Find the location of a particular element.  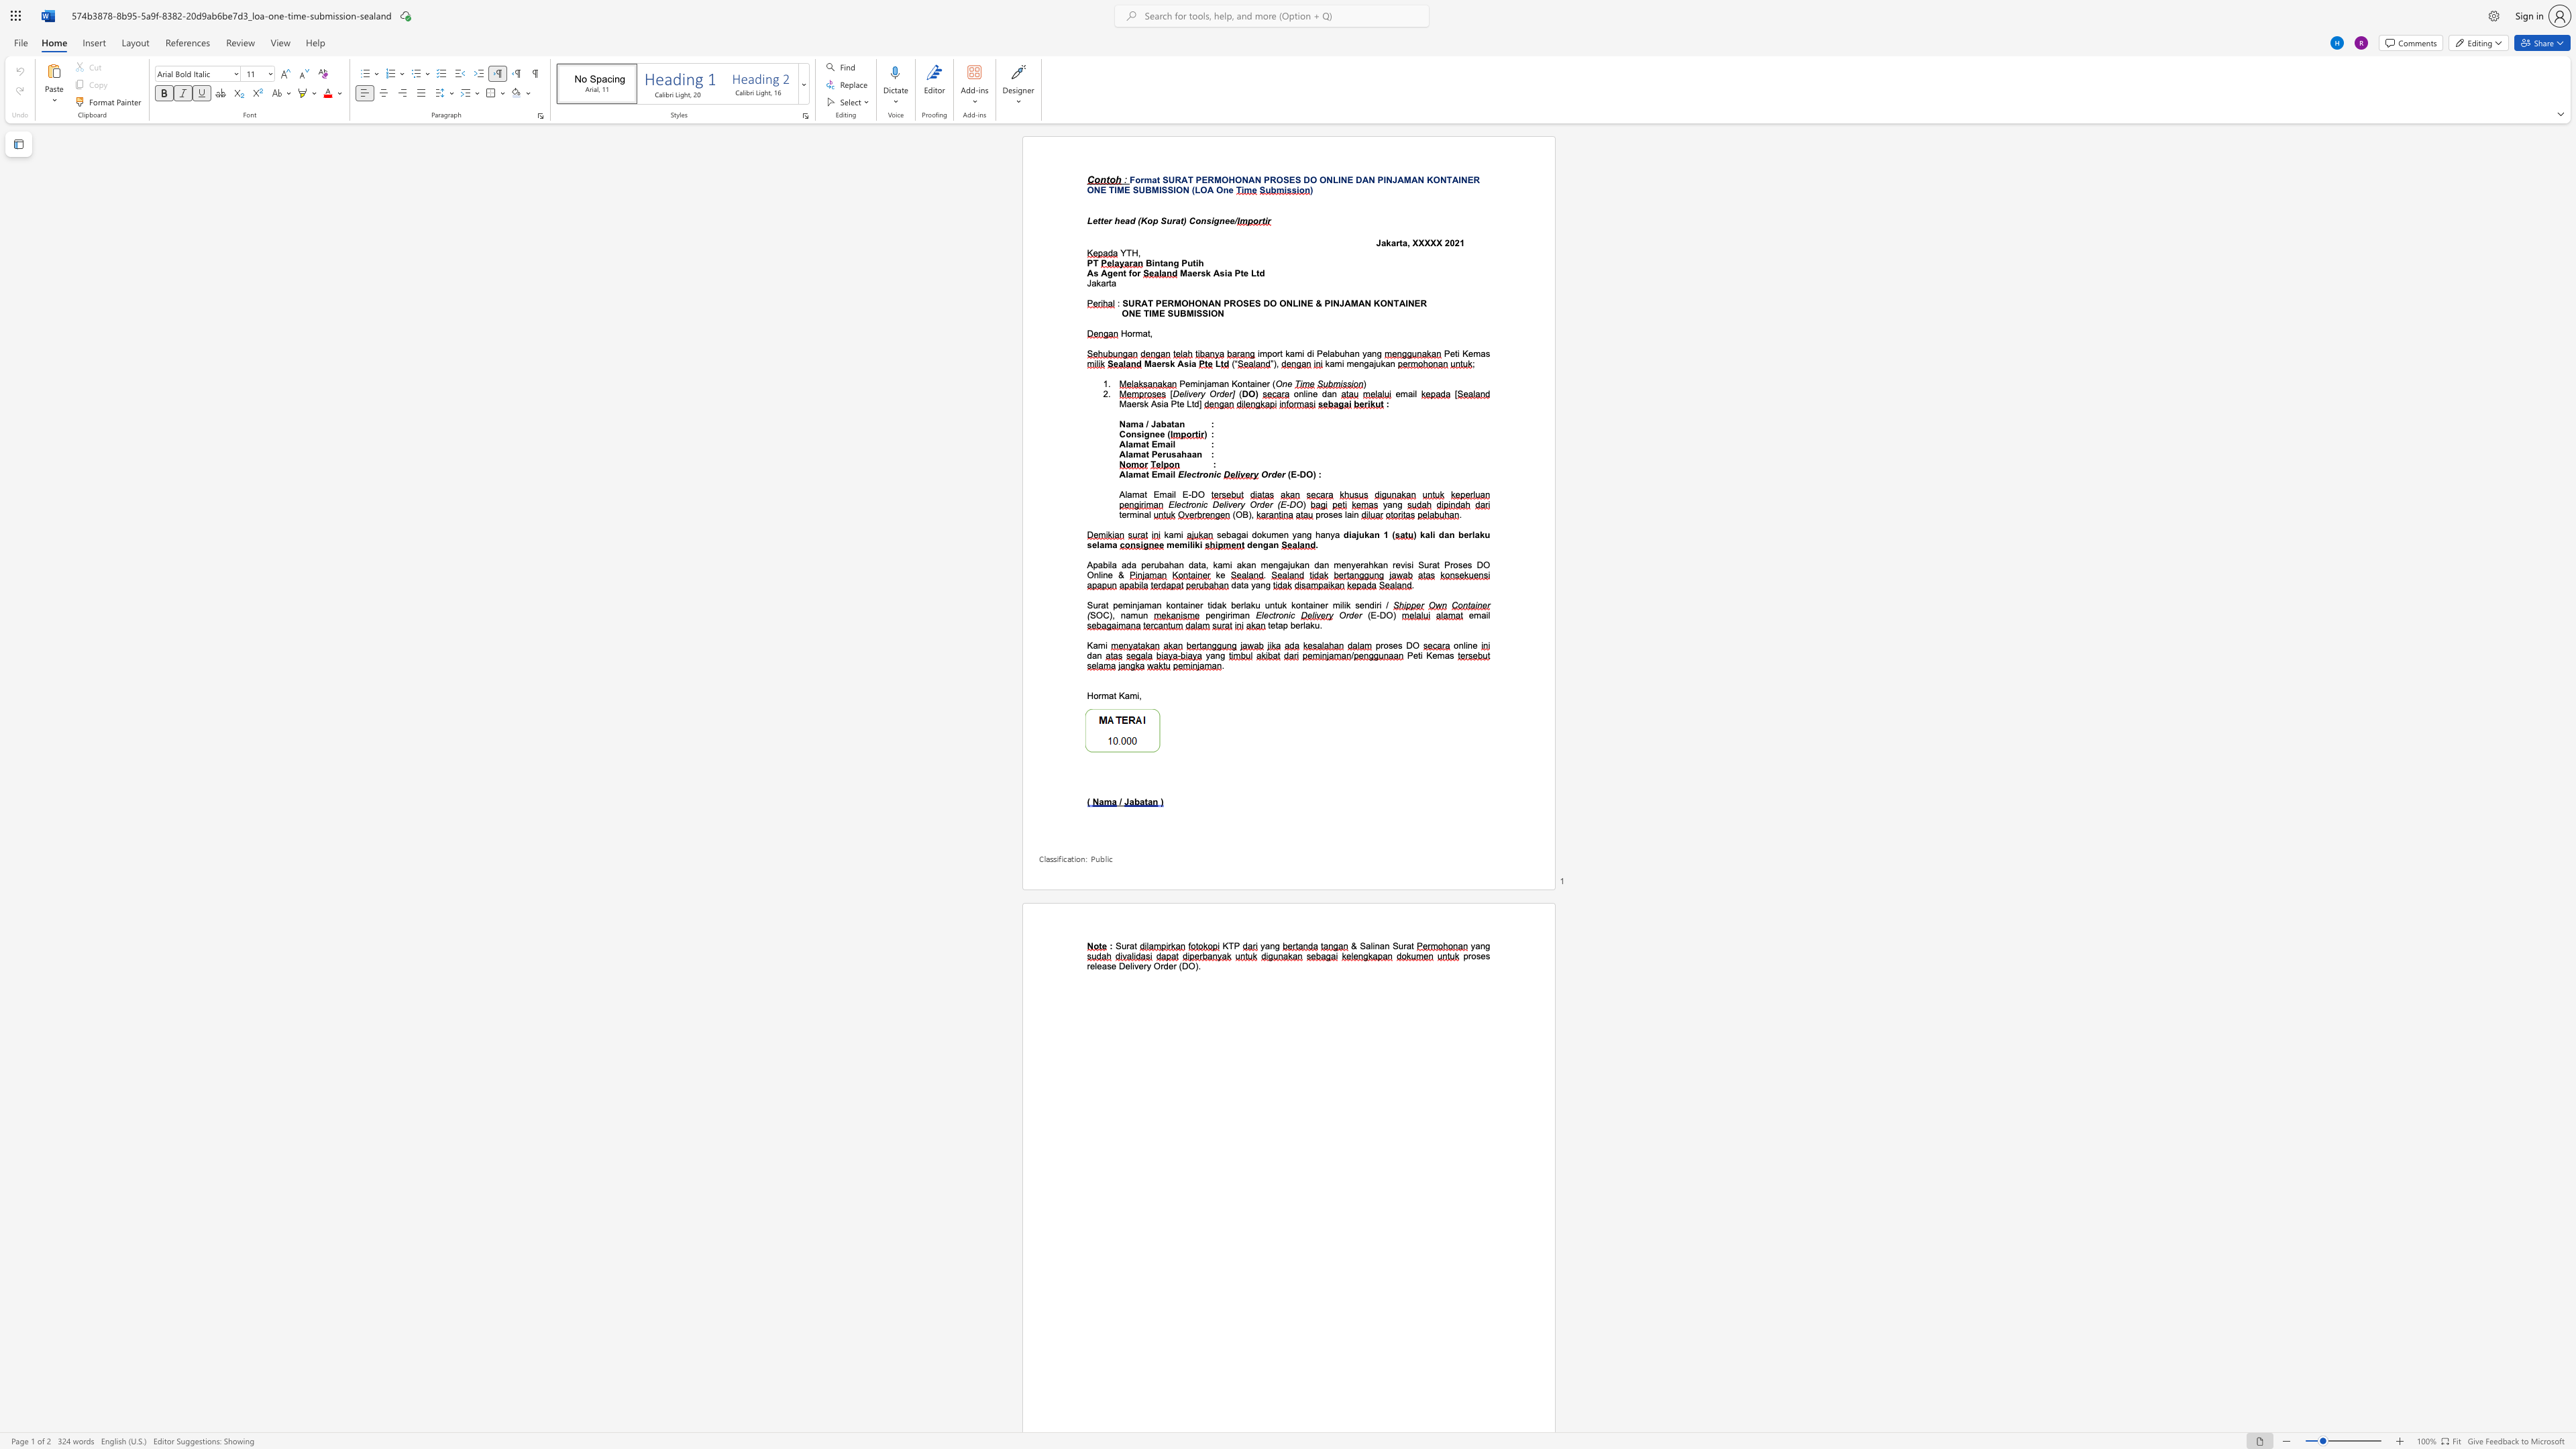

the subset text "mi di Pe" within the text "import kami di Pelabuhan yang" is located at coordinates (1295, 353).